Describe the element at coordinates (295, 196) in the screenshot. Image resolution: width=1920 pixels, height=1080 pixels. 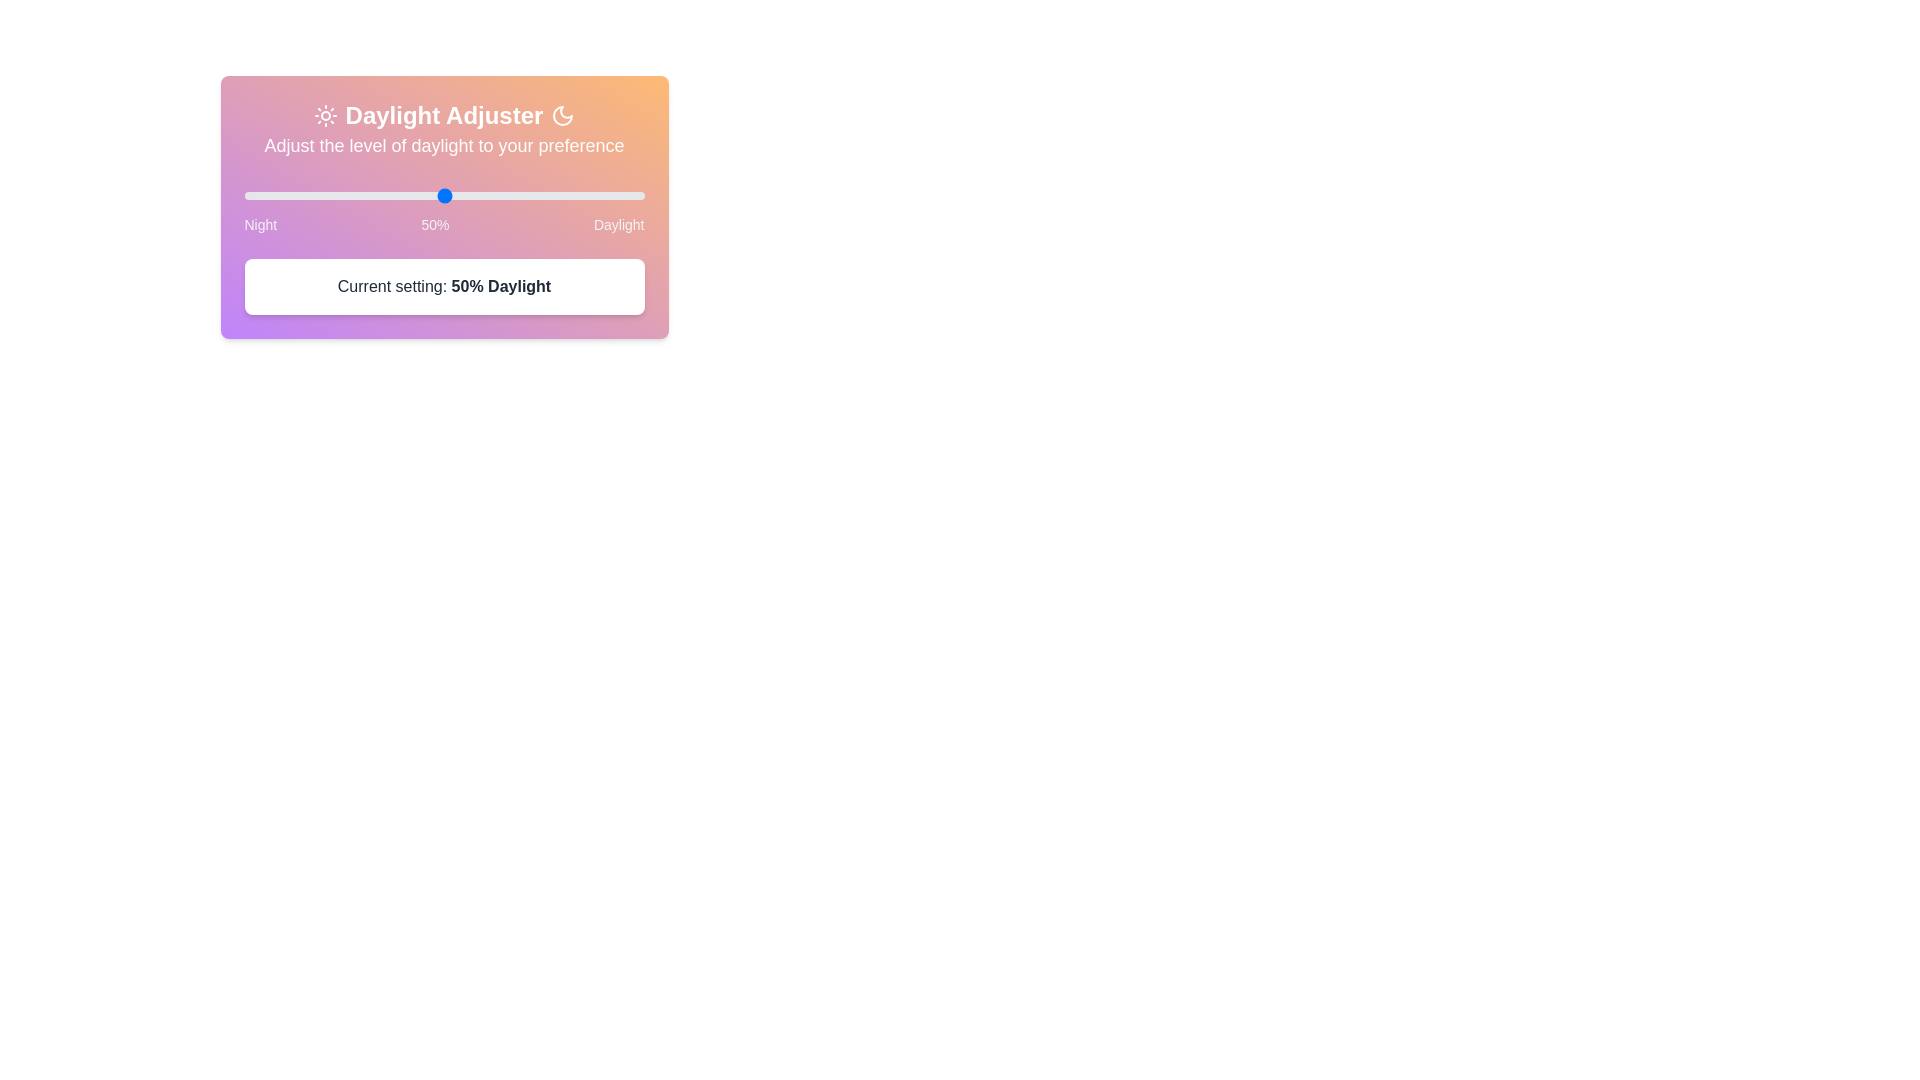
I see `the daylight slider to 13%` at that location.